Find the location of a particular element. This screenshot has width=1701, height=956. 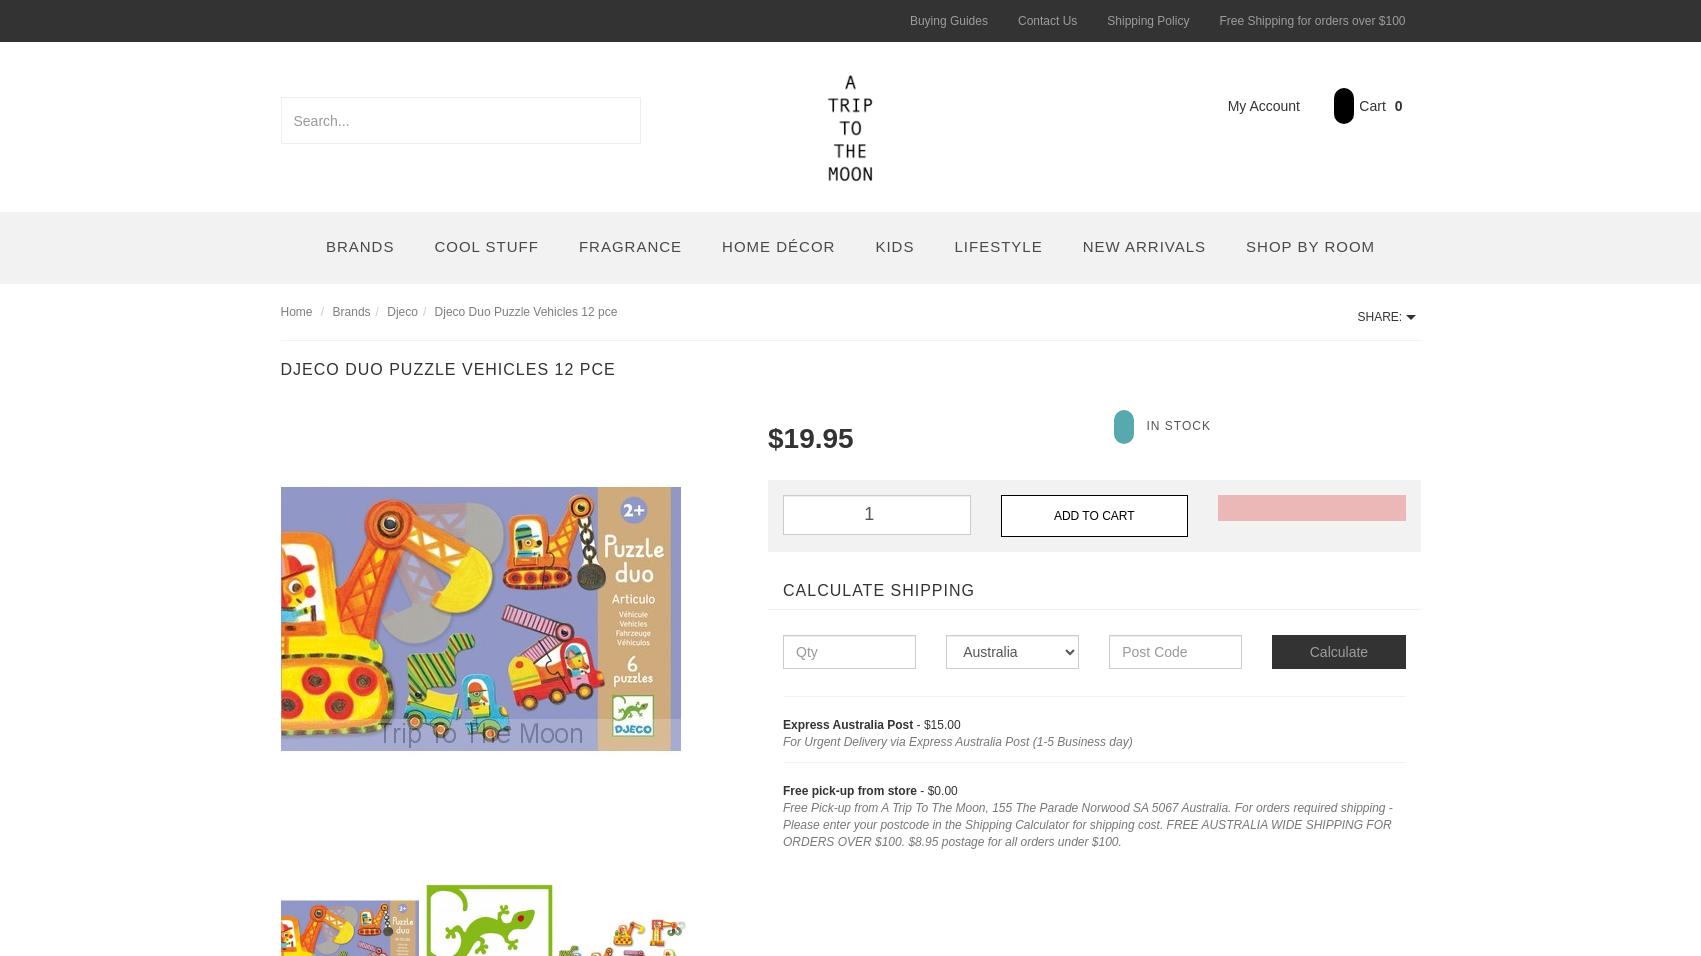

'Cool Stuff' is located at coordinates (484, 245).